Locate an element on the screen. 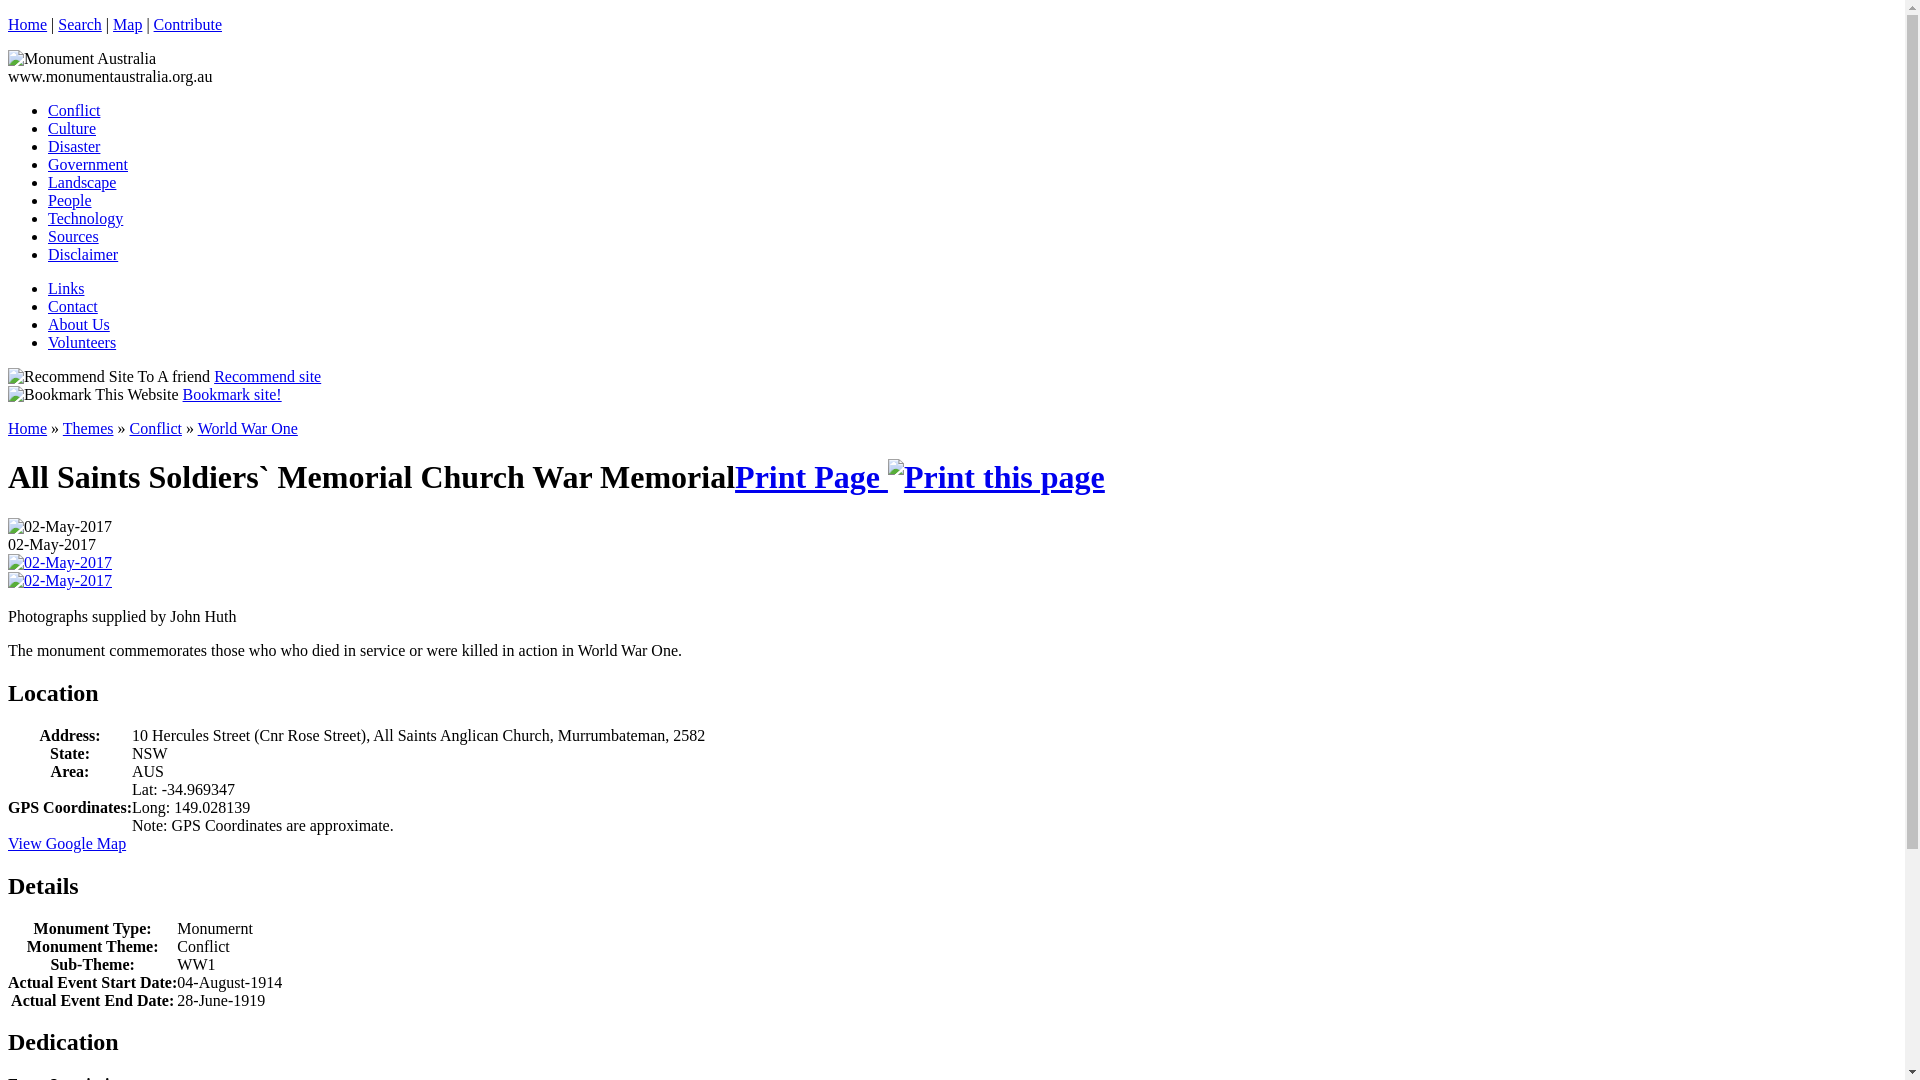 This screenshot has height=1080, width=1920. 'Links' is located at coordinates (66, 288).